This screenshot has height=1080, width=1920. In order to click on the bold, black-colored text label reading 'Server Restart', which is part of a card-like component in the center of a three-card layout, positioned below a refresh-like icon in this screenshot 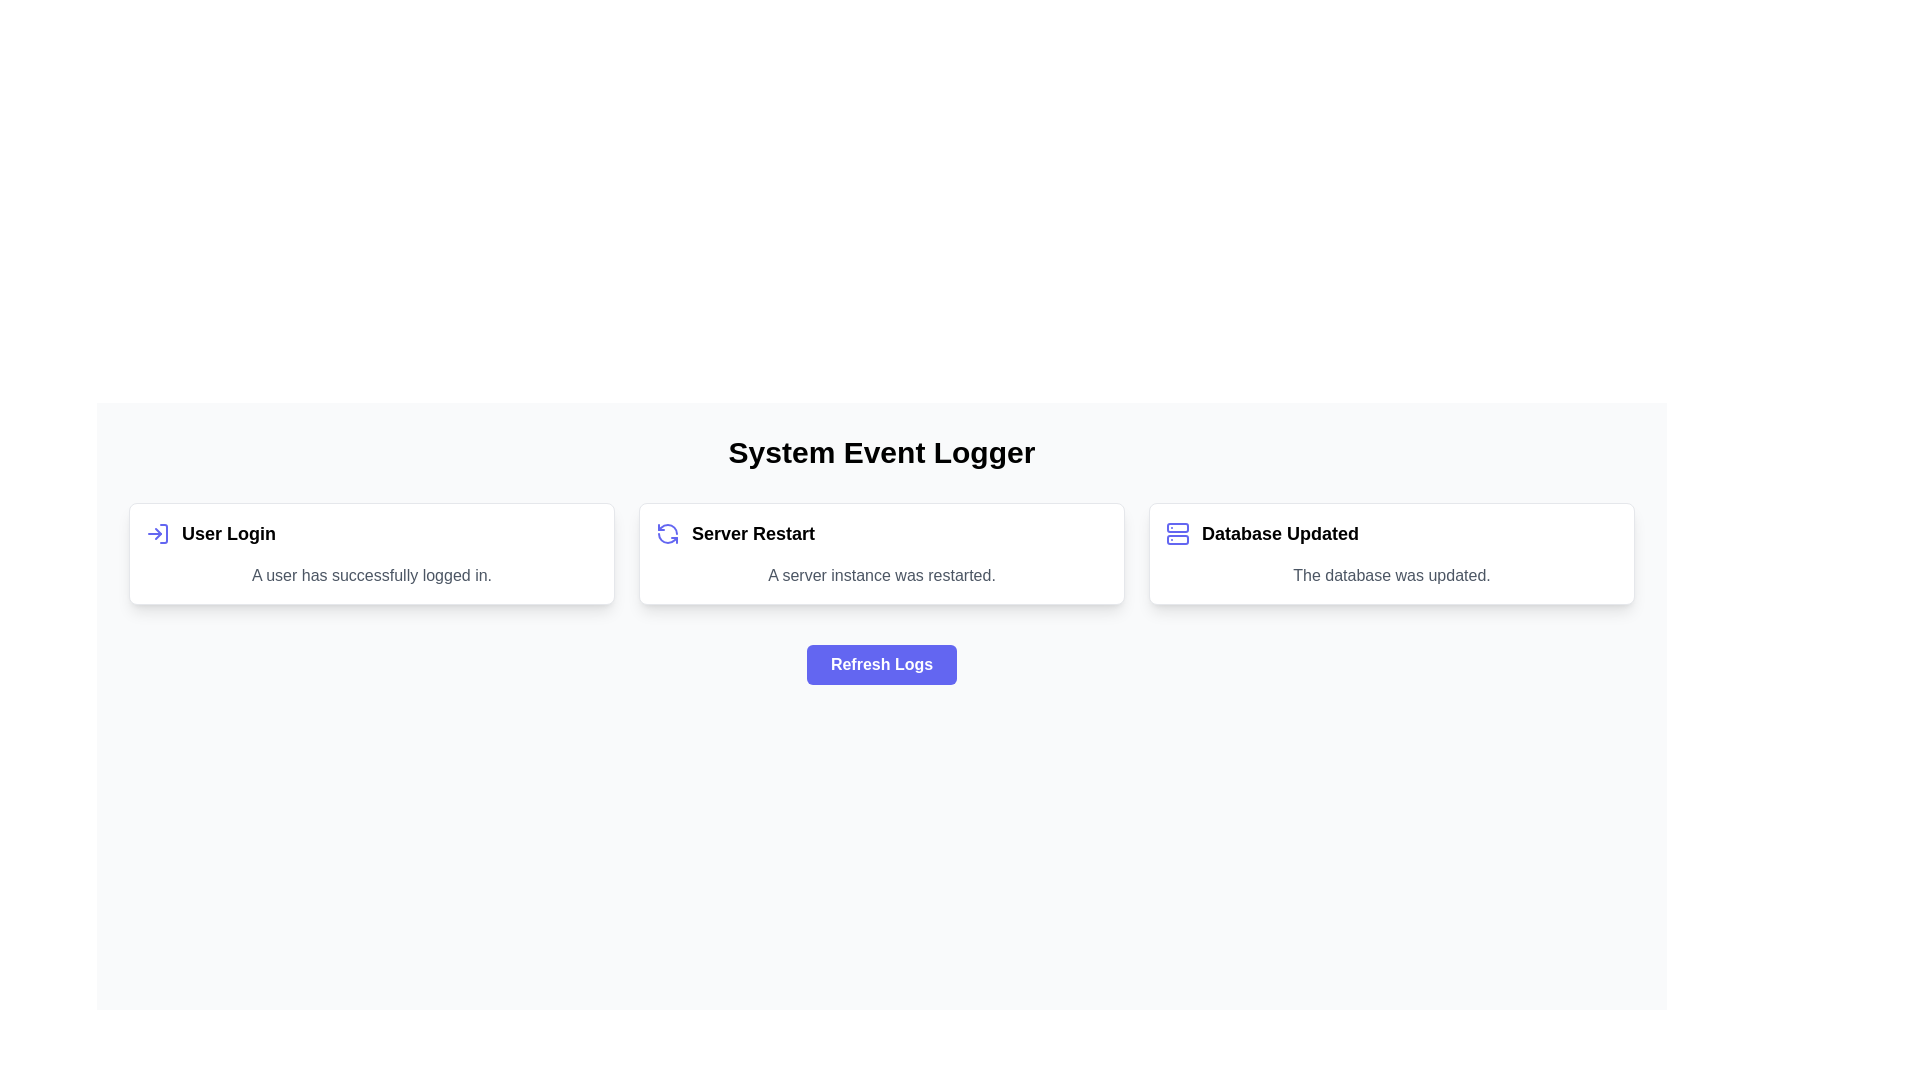, I will do `click(752, 532)`.